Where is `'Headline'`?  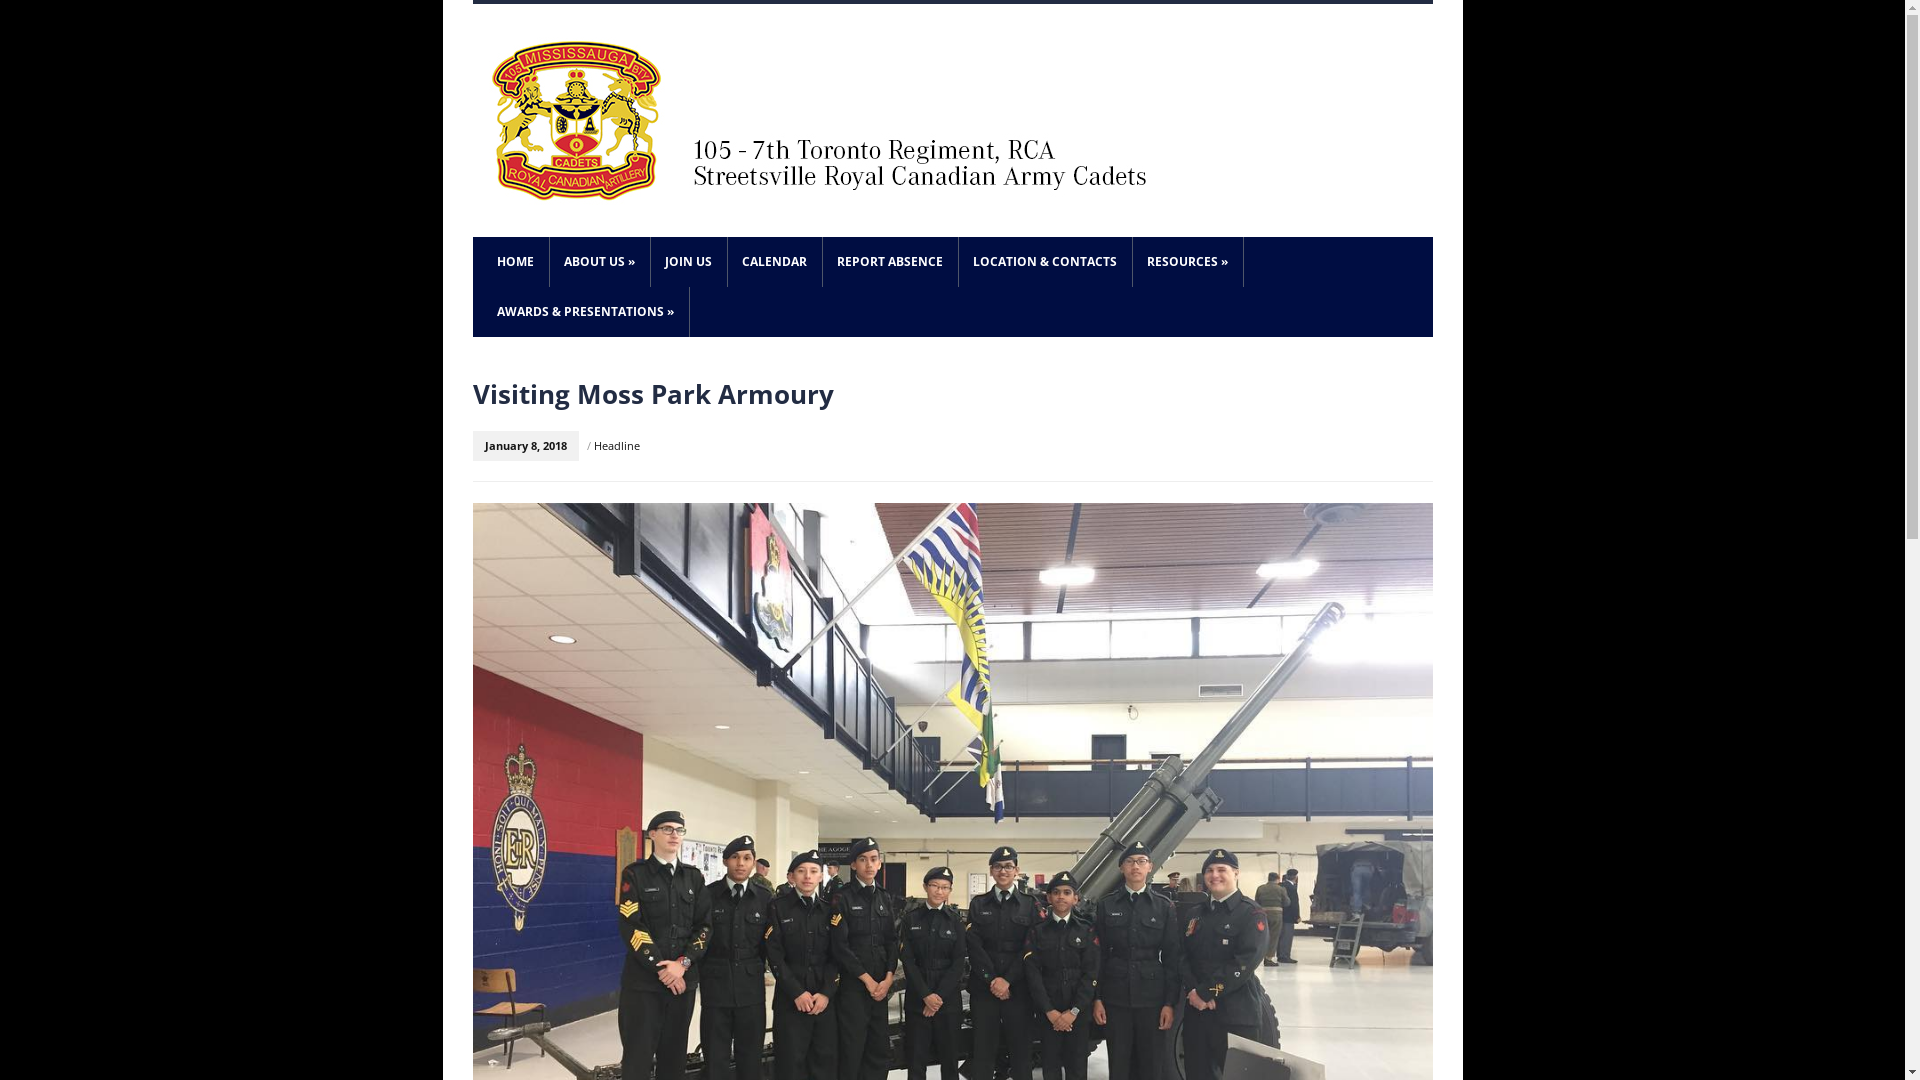
'Headline' is located at coordinates (593, 444).